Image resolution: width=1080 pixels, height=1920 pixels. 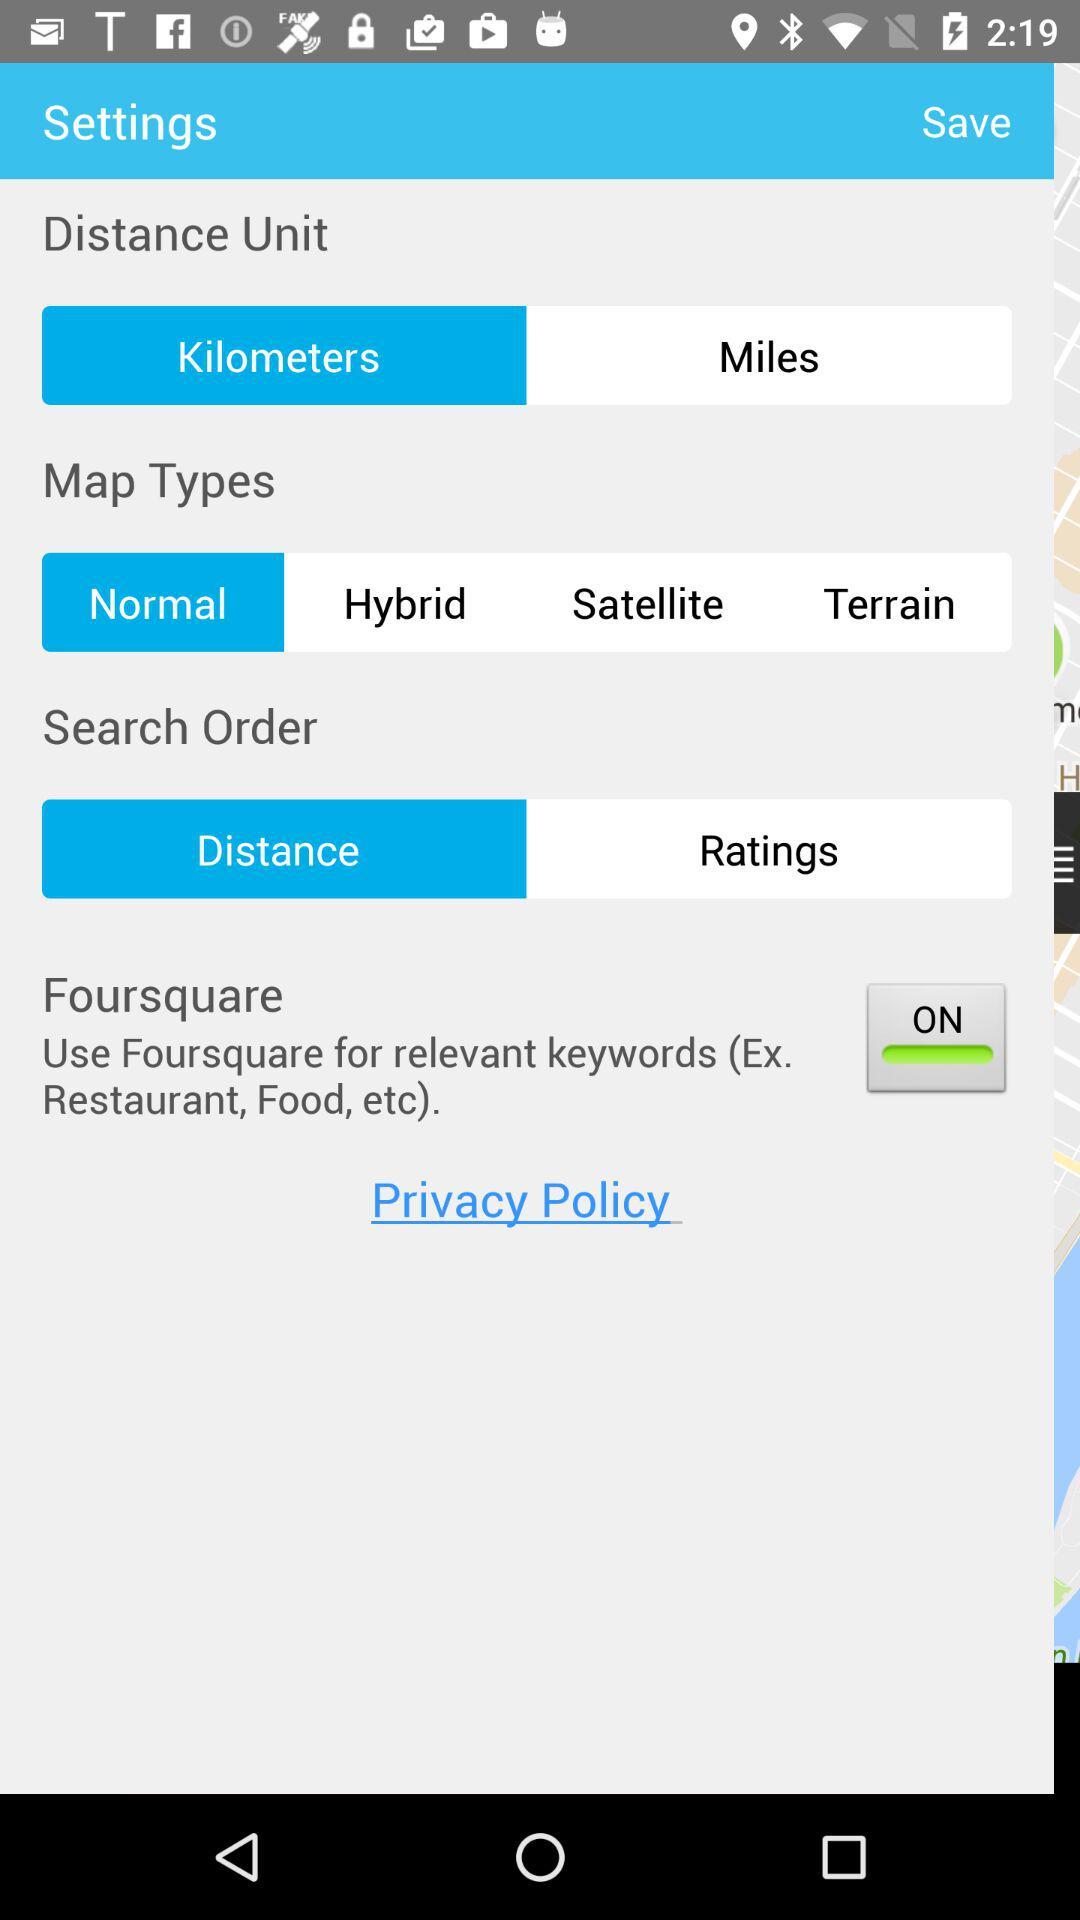 What do you see at coordinates (936, 1041) in the screenshot?
I see `on icon` at bounding box center [936, 1041].